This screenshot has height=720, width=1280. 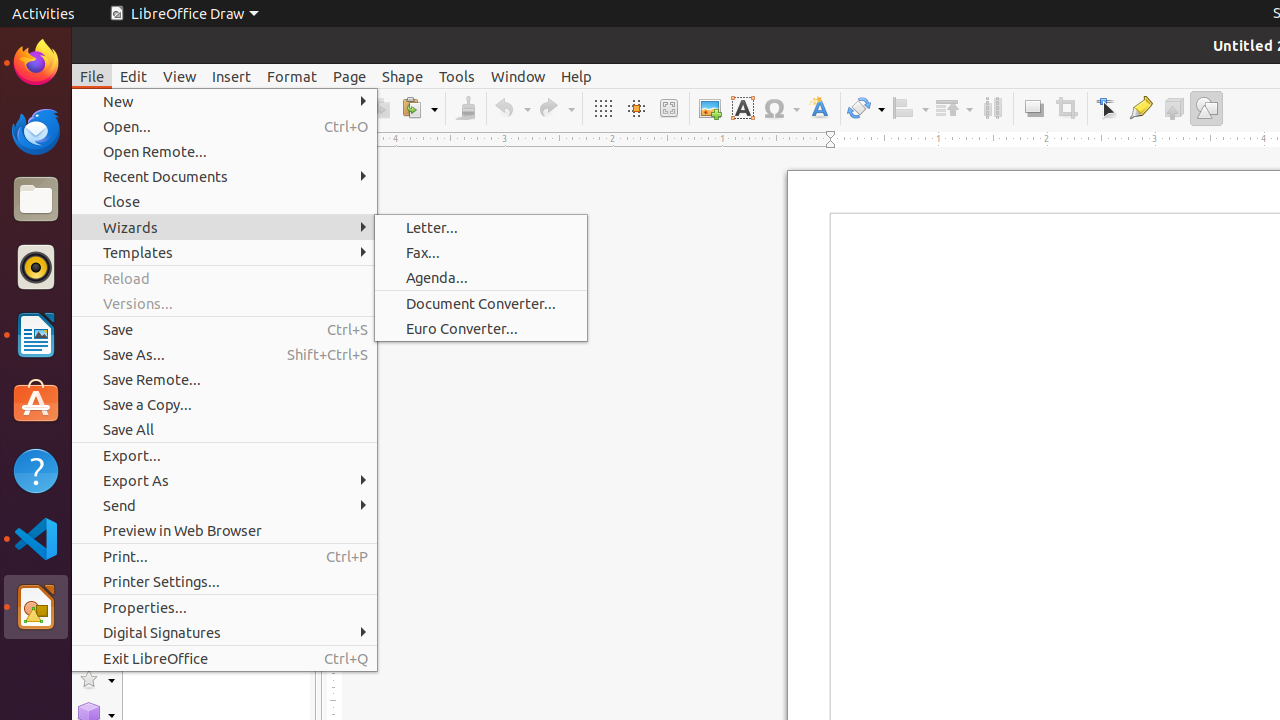 What do you see at coordinates (224, 658) in the screenshot?
I see `'Exit LibreOffice'` at bounding box center [224, 658].